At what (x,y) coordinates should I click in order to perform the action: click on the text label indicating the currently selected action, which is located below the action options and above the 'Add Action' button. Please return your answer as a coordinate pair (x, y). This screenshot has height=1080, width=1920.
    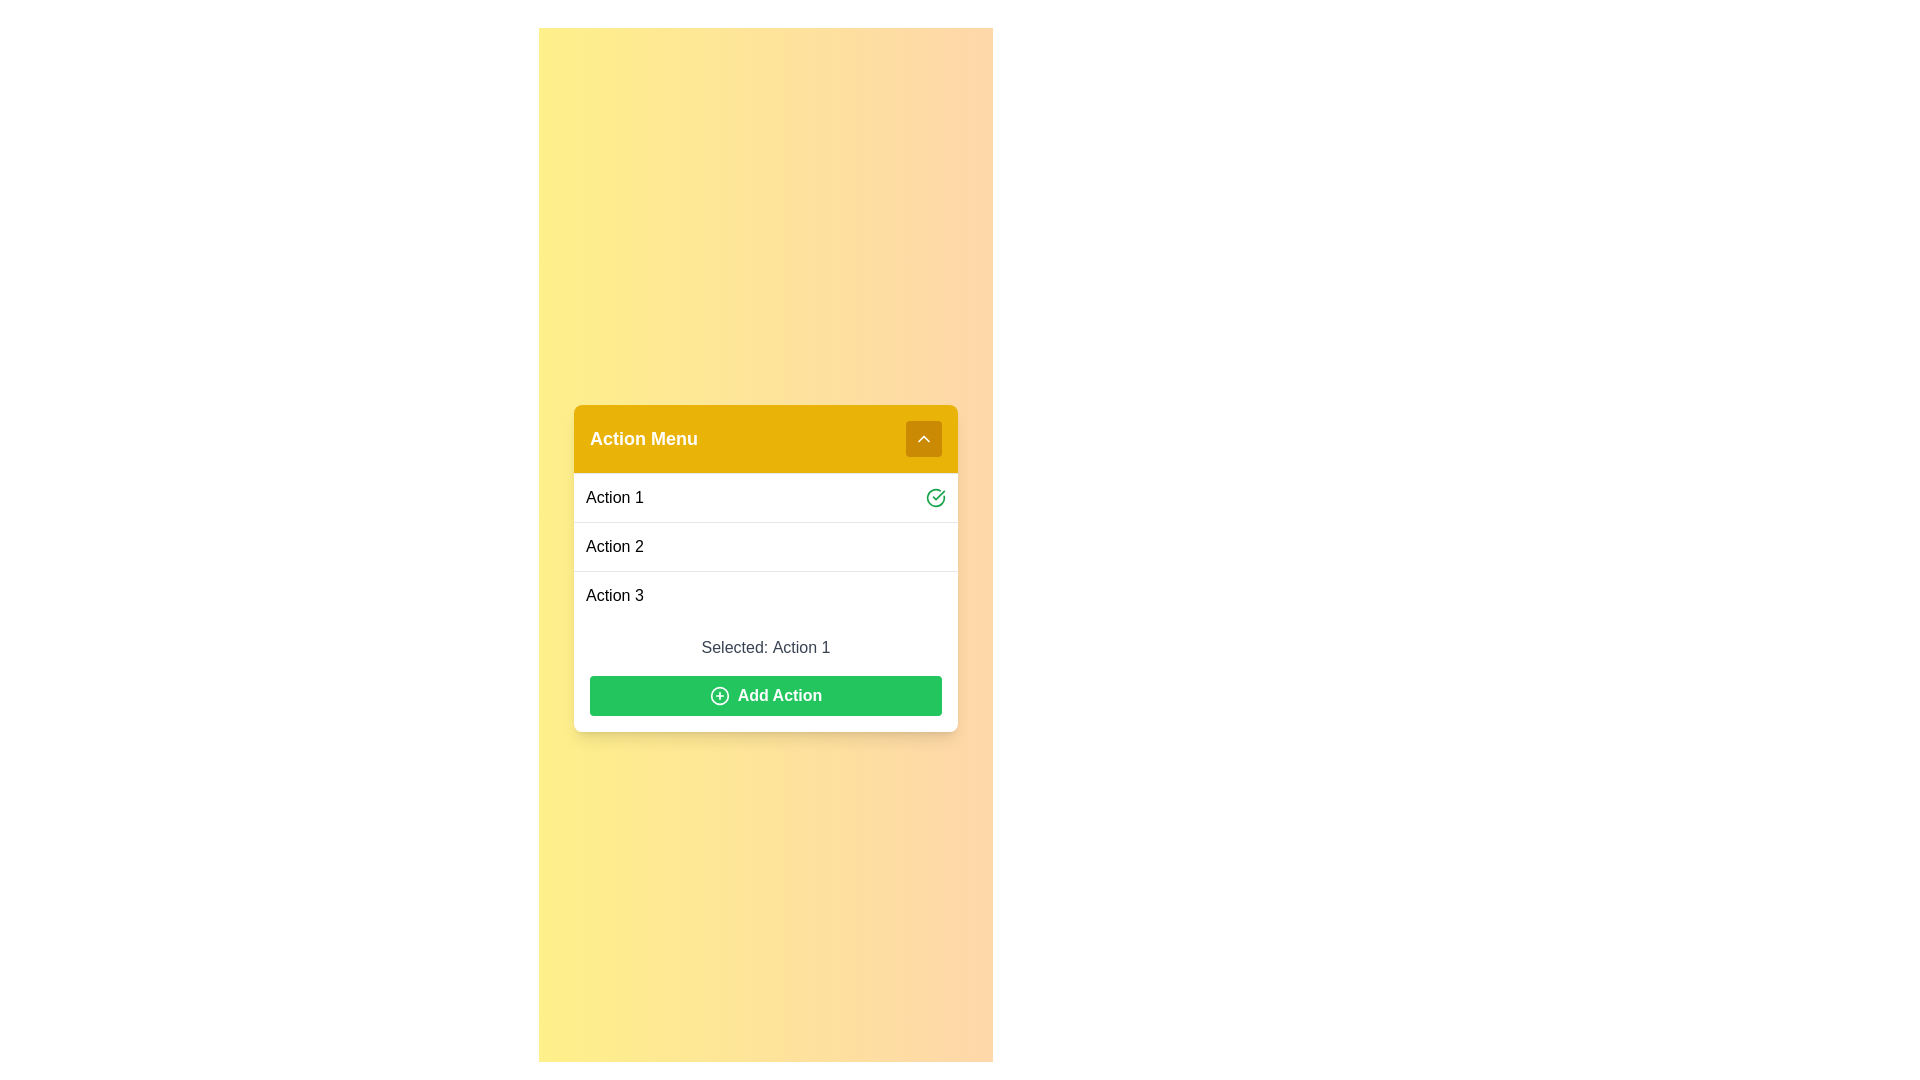
    Looking at the image, I should click on (765, 647).